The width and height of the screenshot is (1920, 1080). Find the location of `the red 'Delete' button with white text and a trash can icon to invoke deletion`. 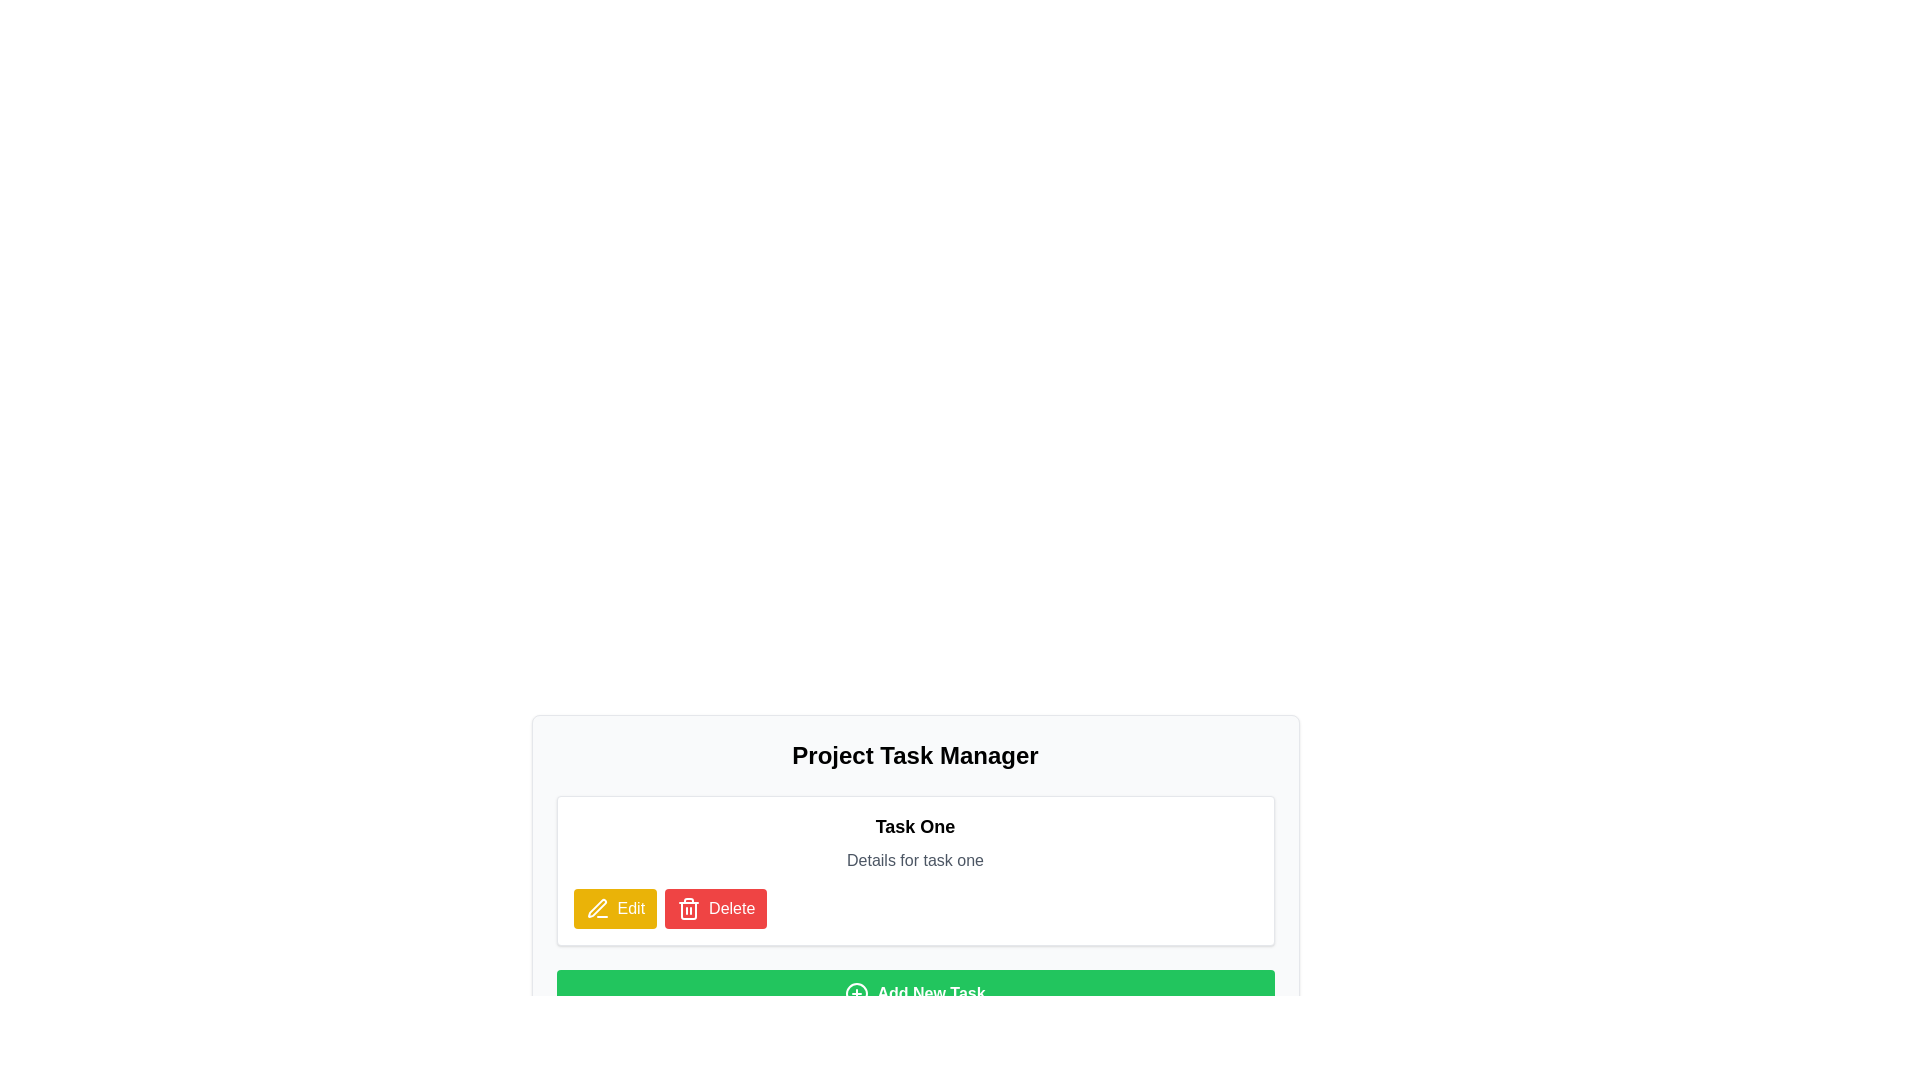

the red 'Delete' button with white text and a trash can icon to invoke deletion is located at coordinates (716, 909).